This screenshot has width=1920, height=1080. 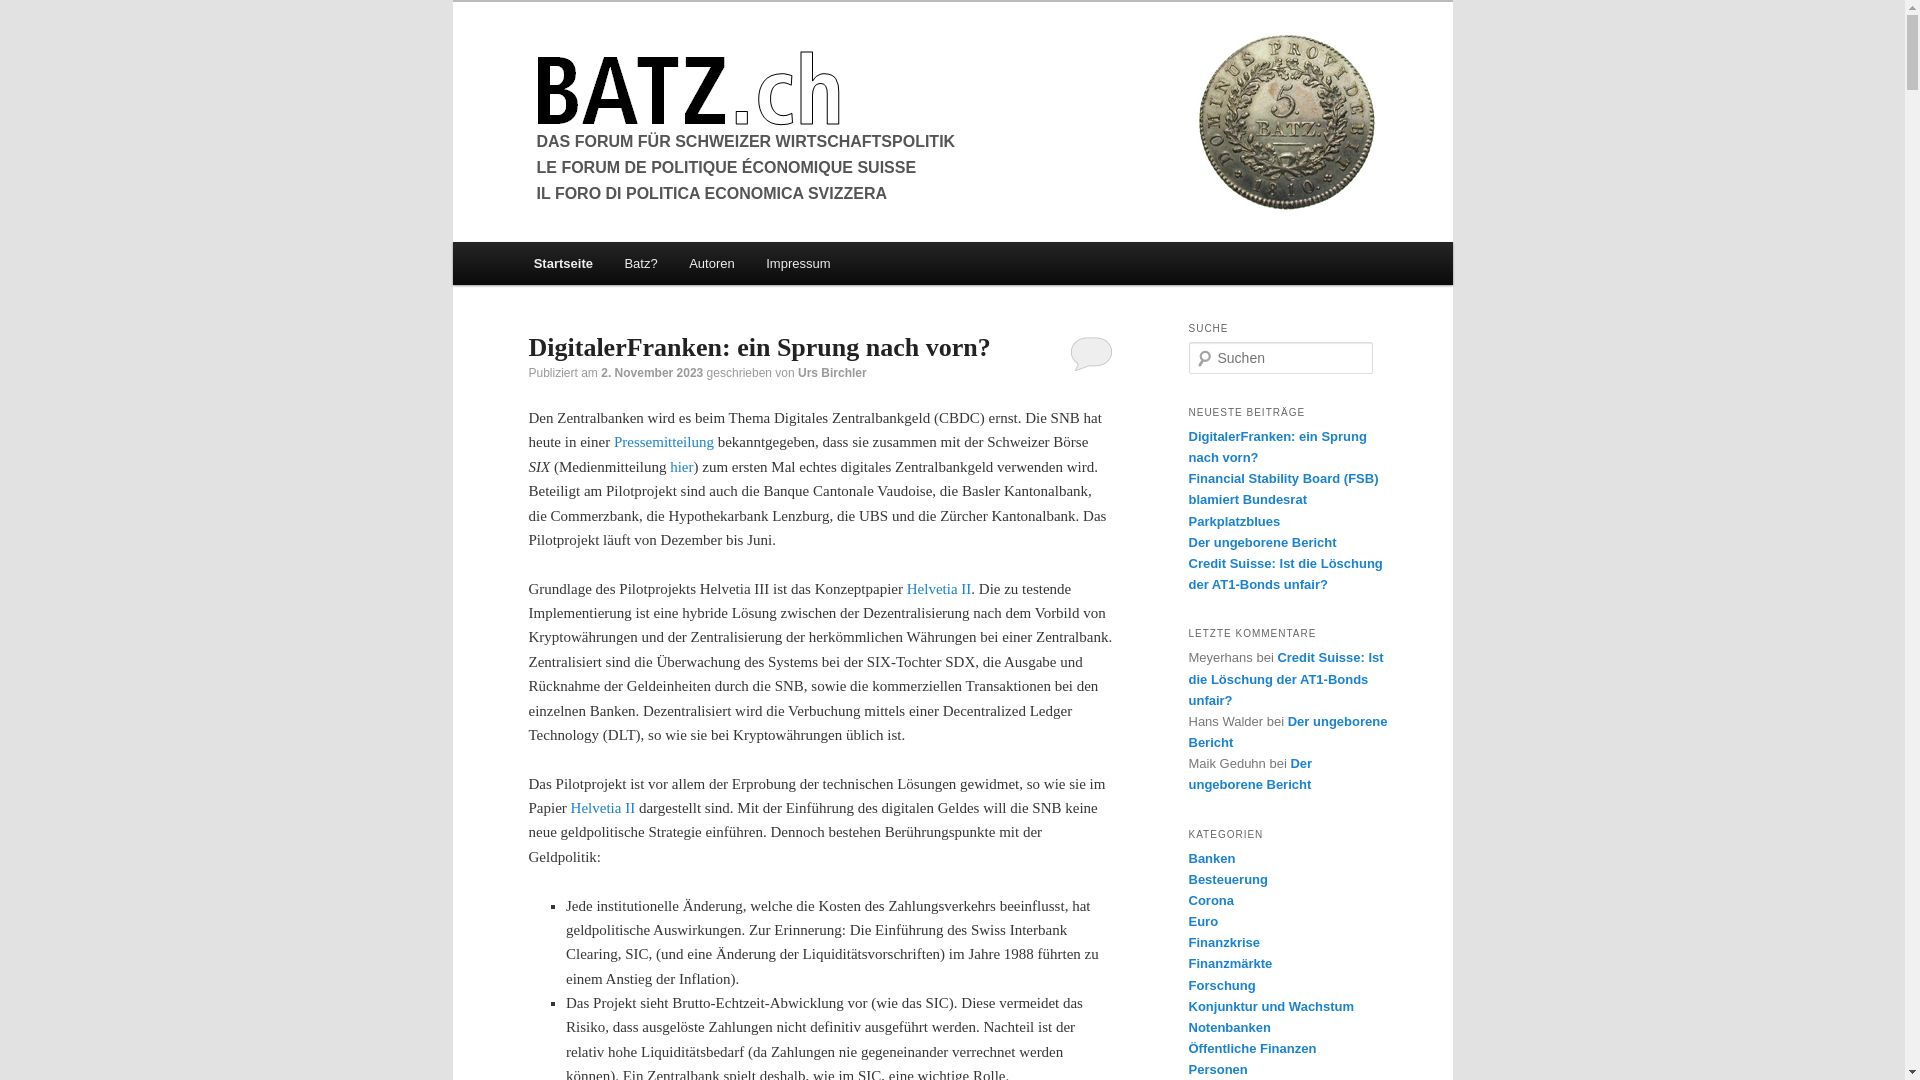 What do you see at coordinates (652, 373) in the screenshot?
I see `'2. November 2023'` at bounding box center [652, 373].